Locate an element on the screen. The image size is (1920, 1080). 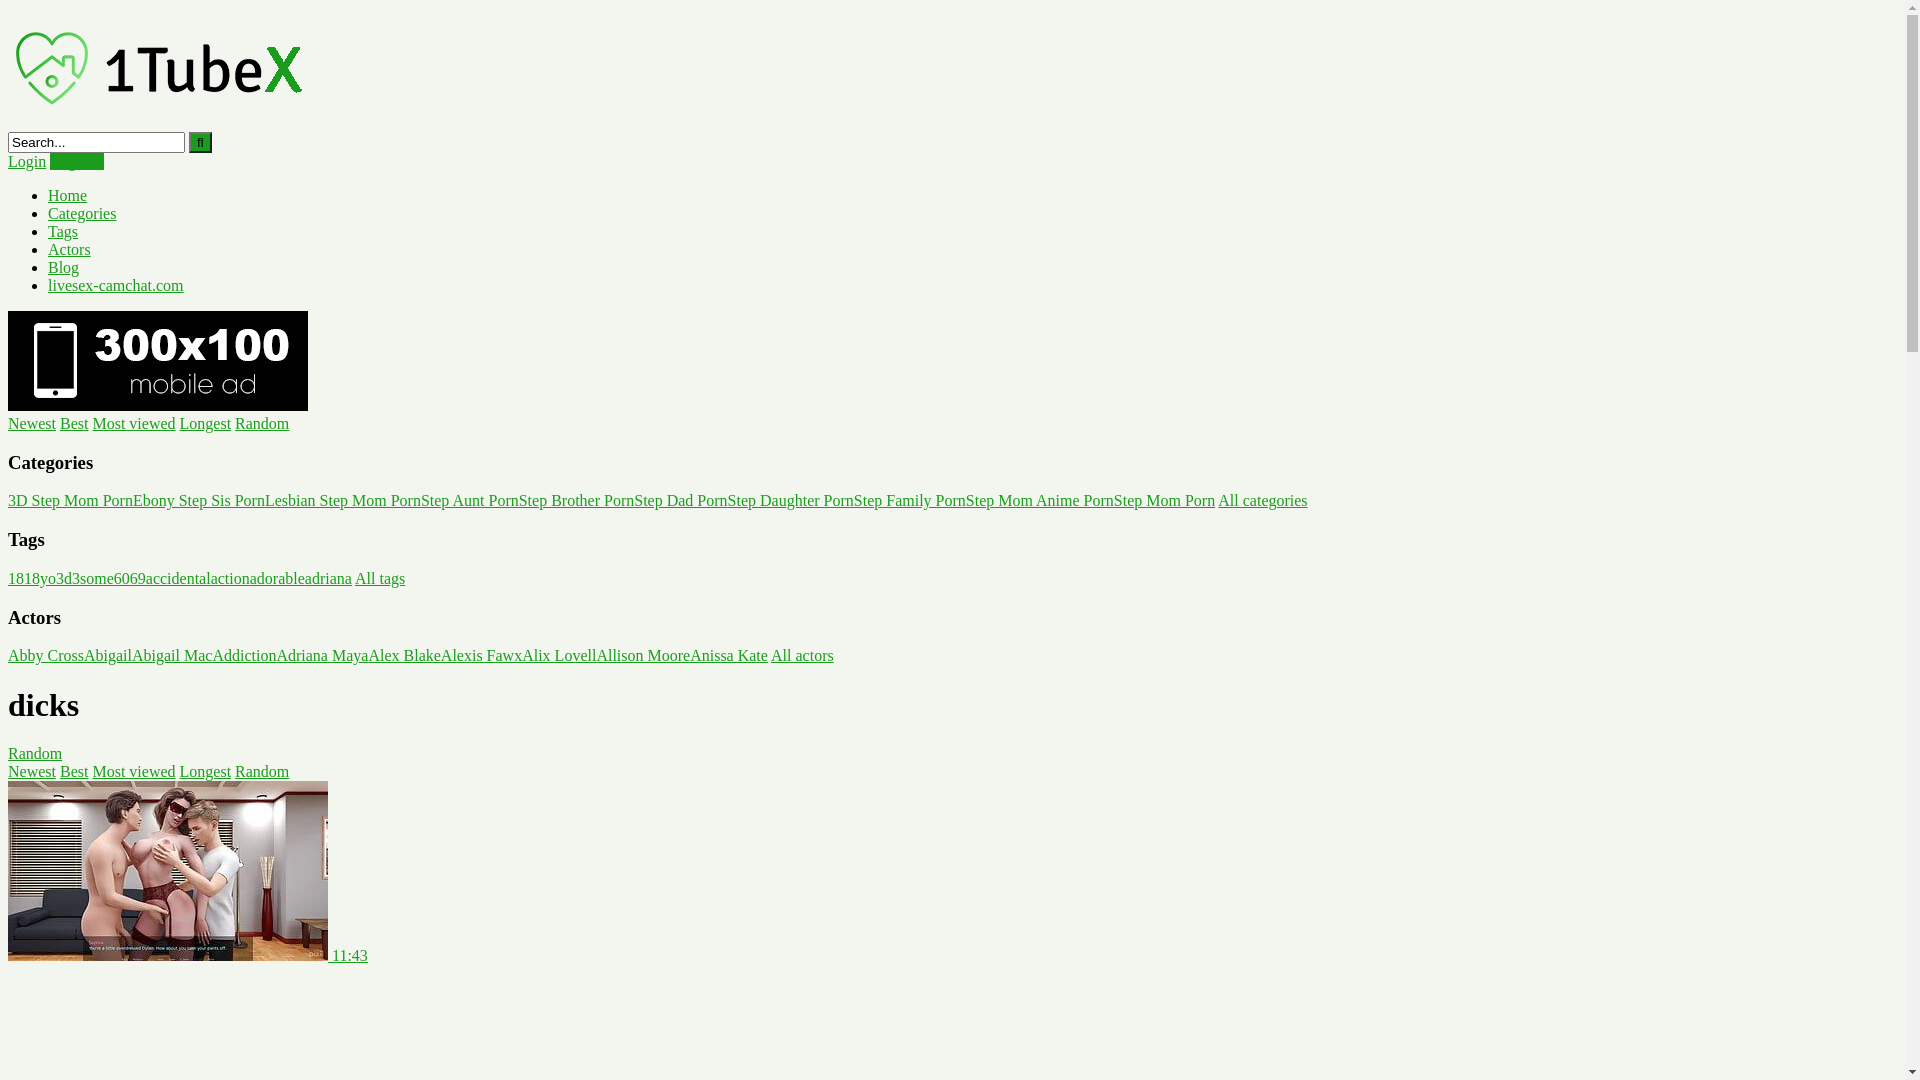
'60' is located at coordinates (120, 578).